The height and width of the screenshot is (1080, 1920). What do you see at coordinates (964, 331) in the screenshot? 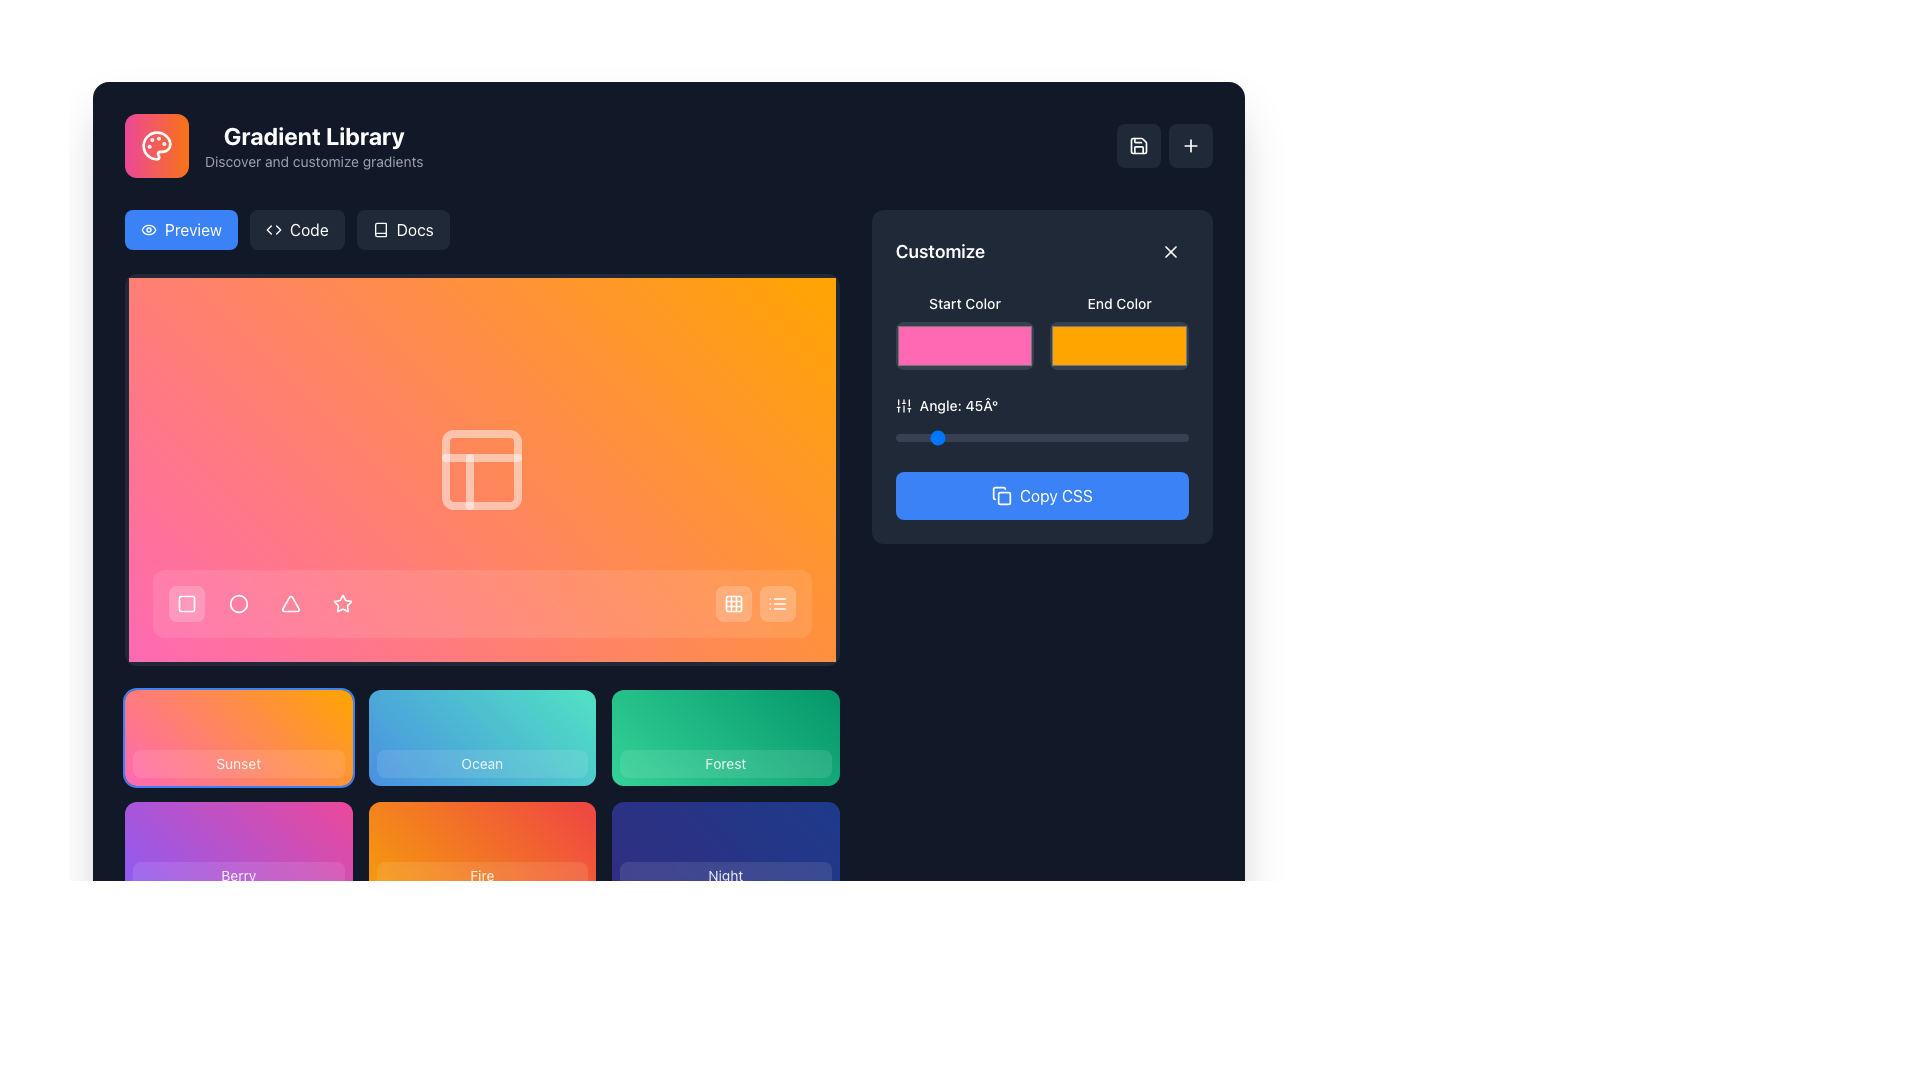
I see `the 'Start Color' input box, which is a rectangular color selection box filled with a pink background and labeled above` at bounding box center [964, 331].